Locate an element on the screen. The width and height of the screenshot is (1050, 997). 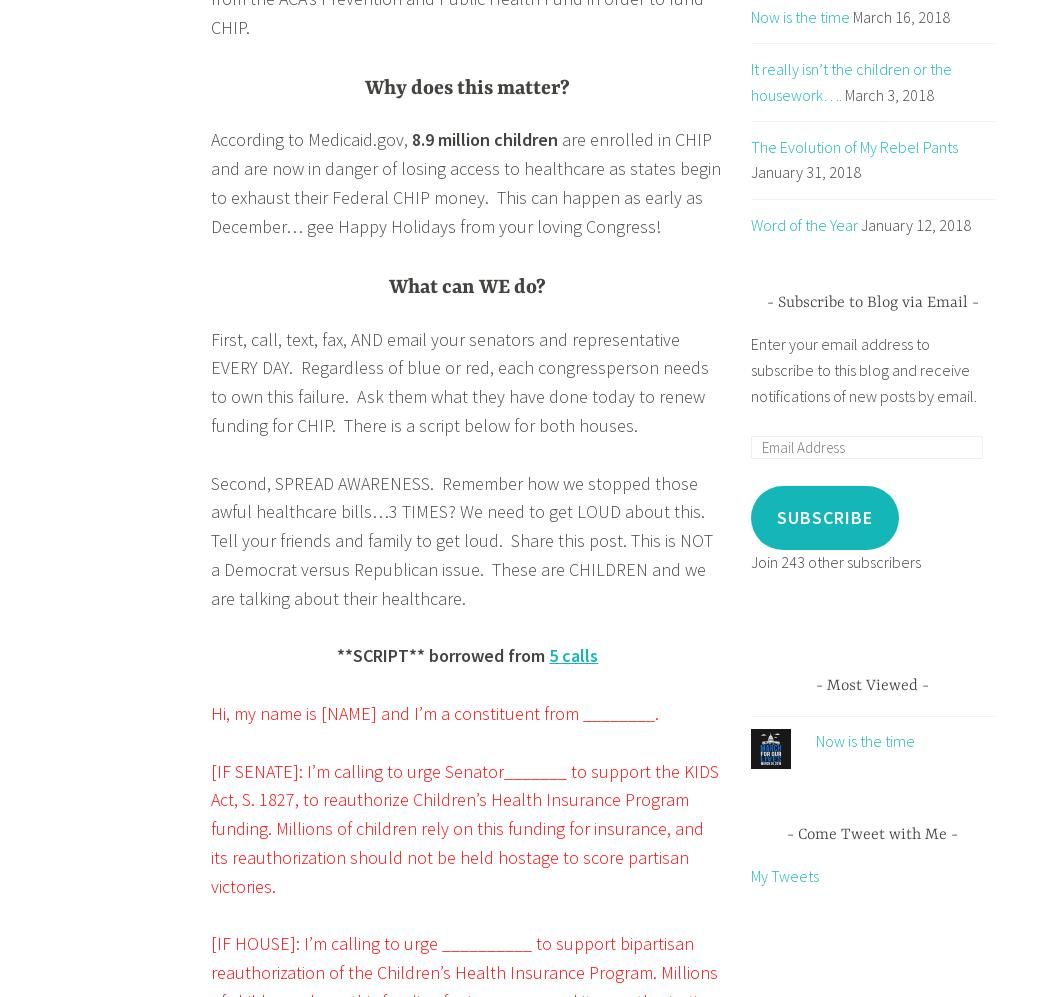
'March 16, 2018' is located at coordinates (851, 15).